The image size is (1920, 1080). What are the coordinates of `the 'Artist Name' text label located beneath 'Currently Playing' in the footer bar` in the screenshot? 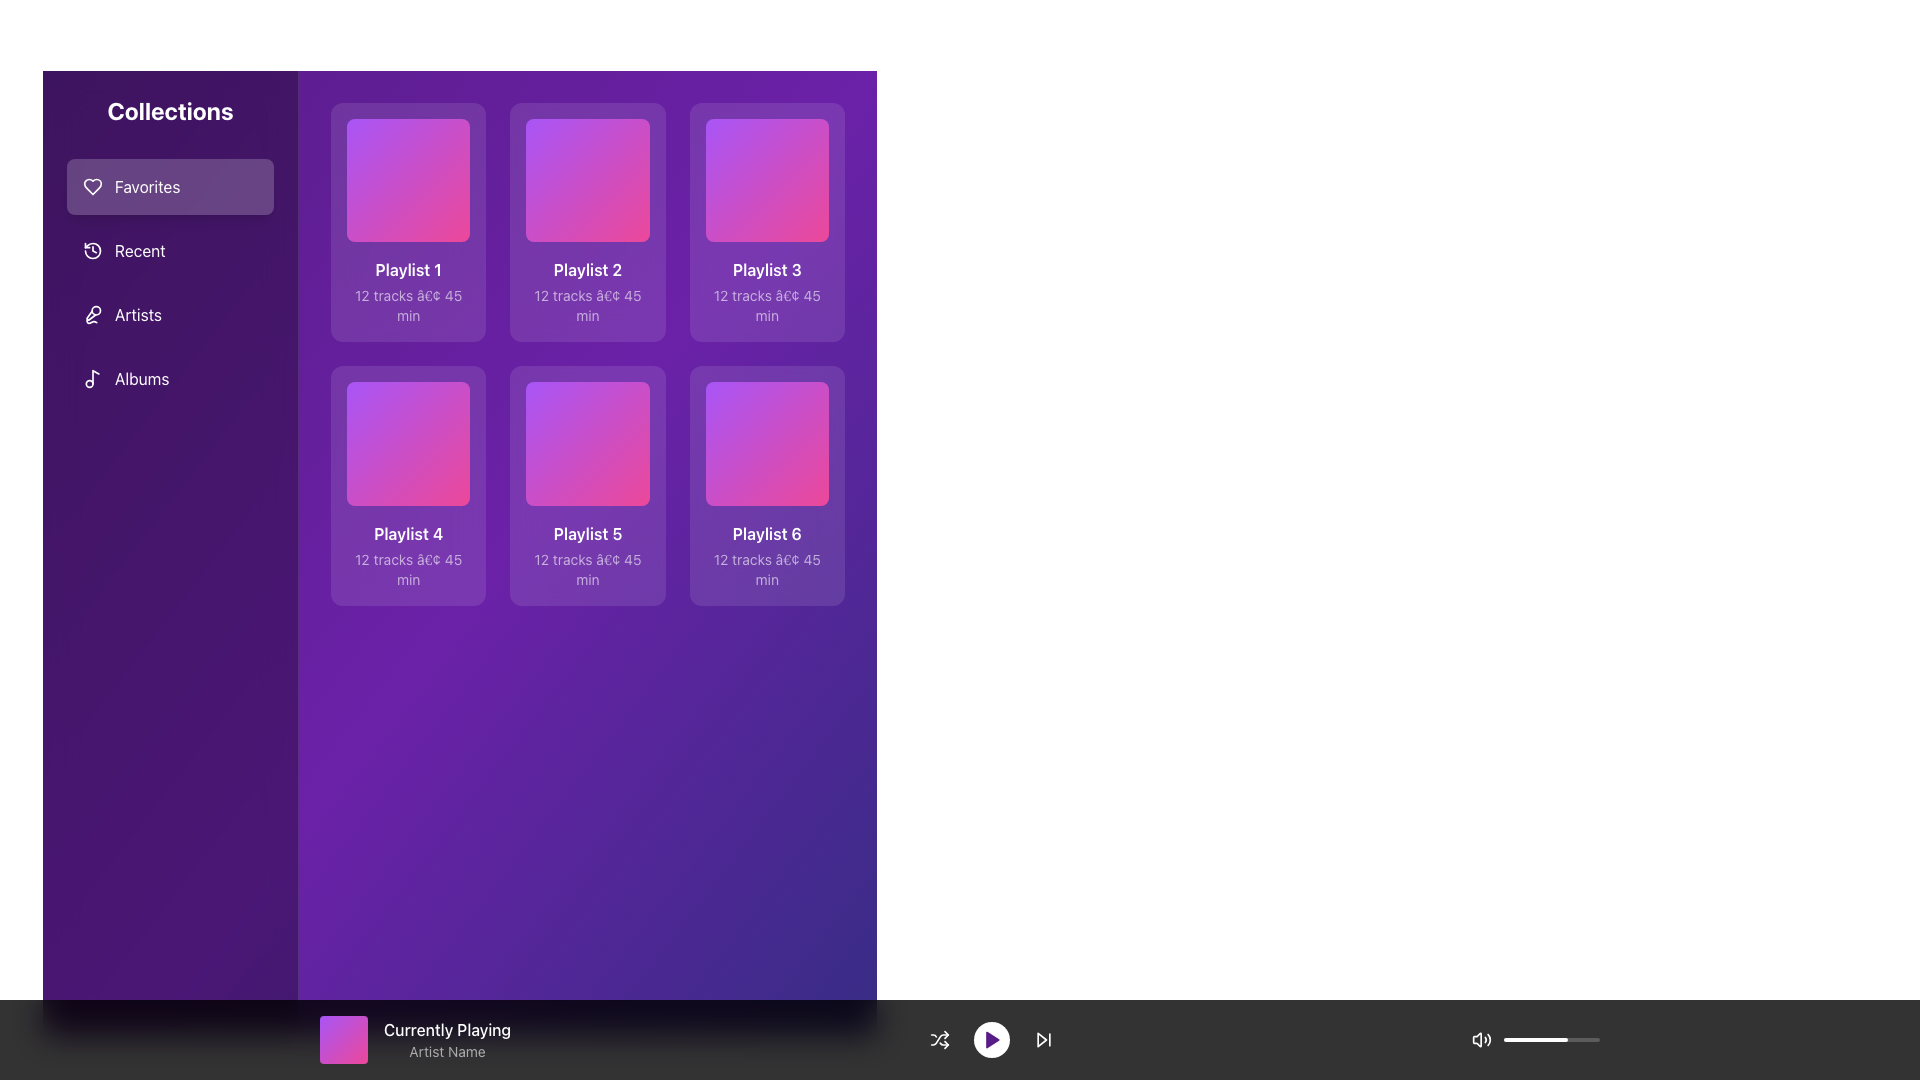 It's located at (446, 1051).